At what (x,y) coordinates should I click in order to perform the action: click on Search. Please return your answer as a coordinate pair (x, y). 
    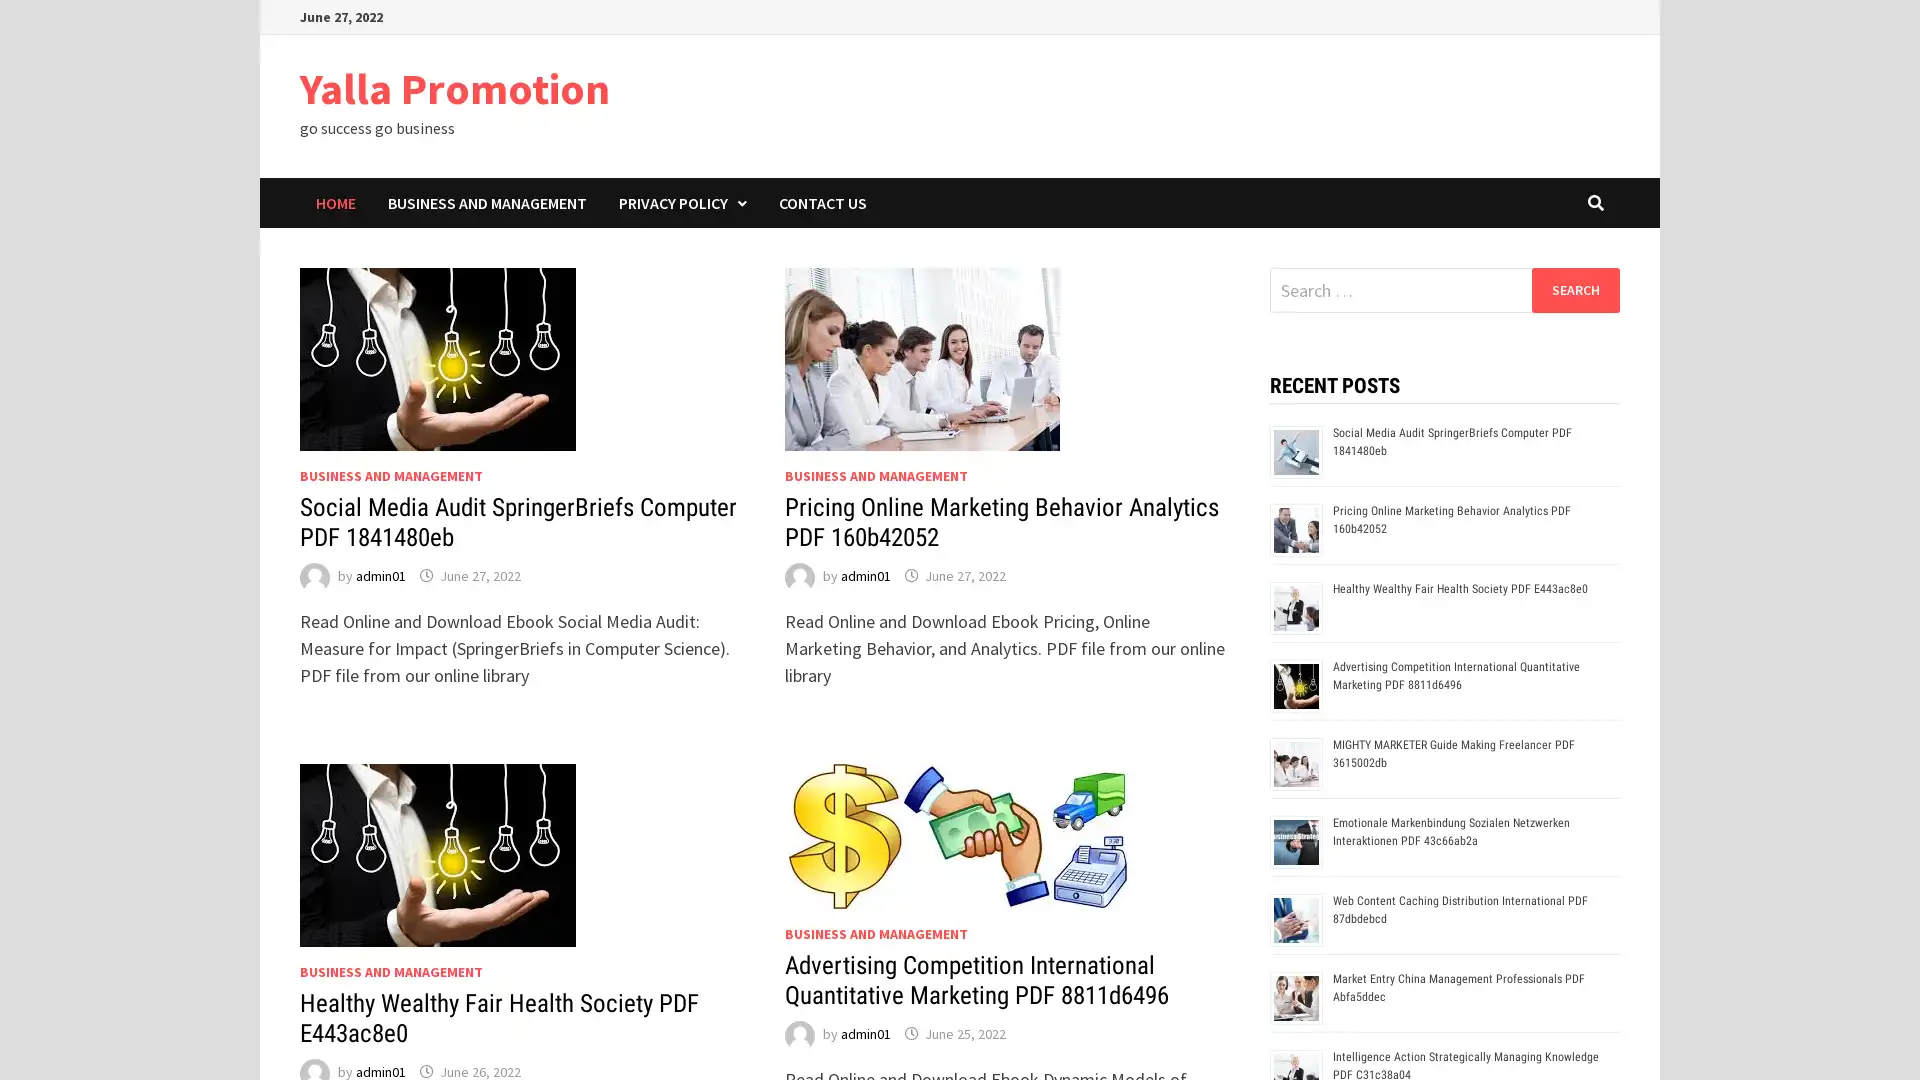
    Looking at the image, I should click on (1574, 289).